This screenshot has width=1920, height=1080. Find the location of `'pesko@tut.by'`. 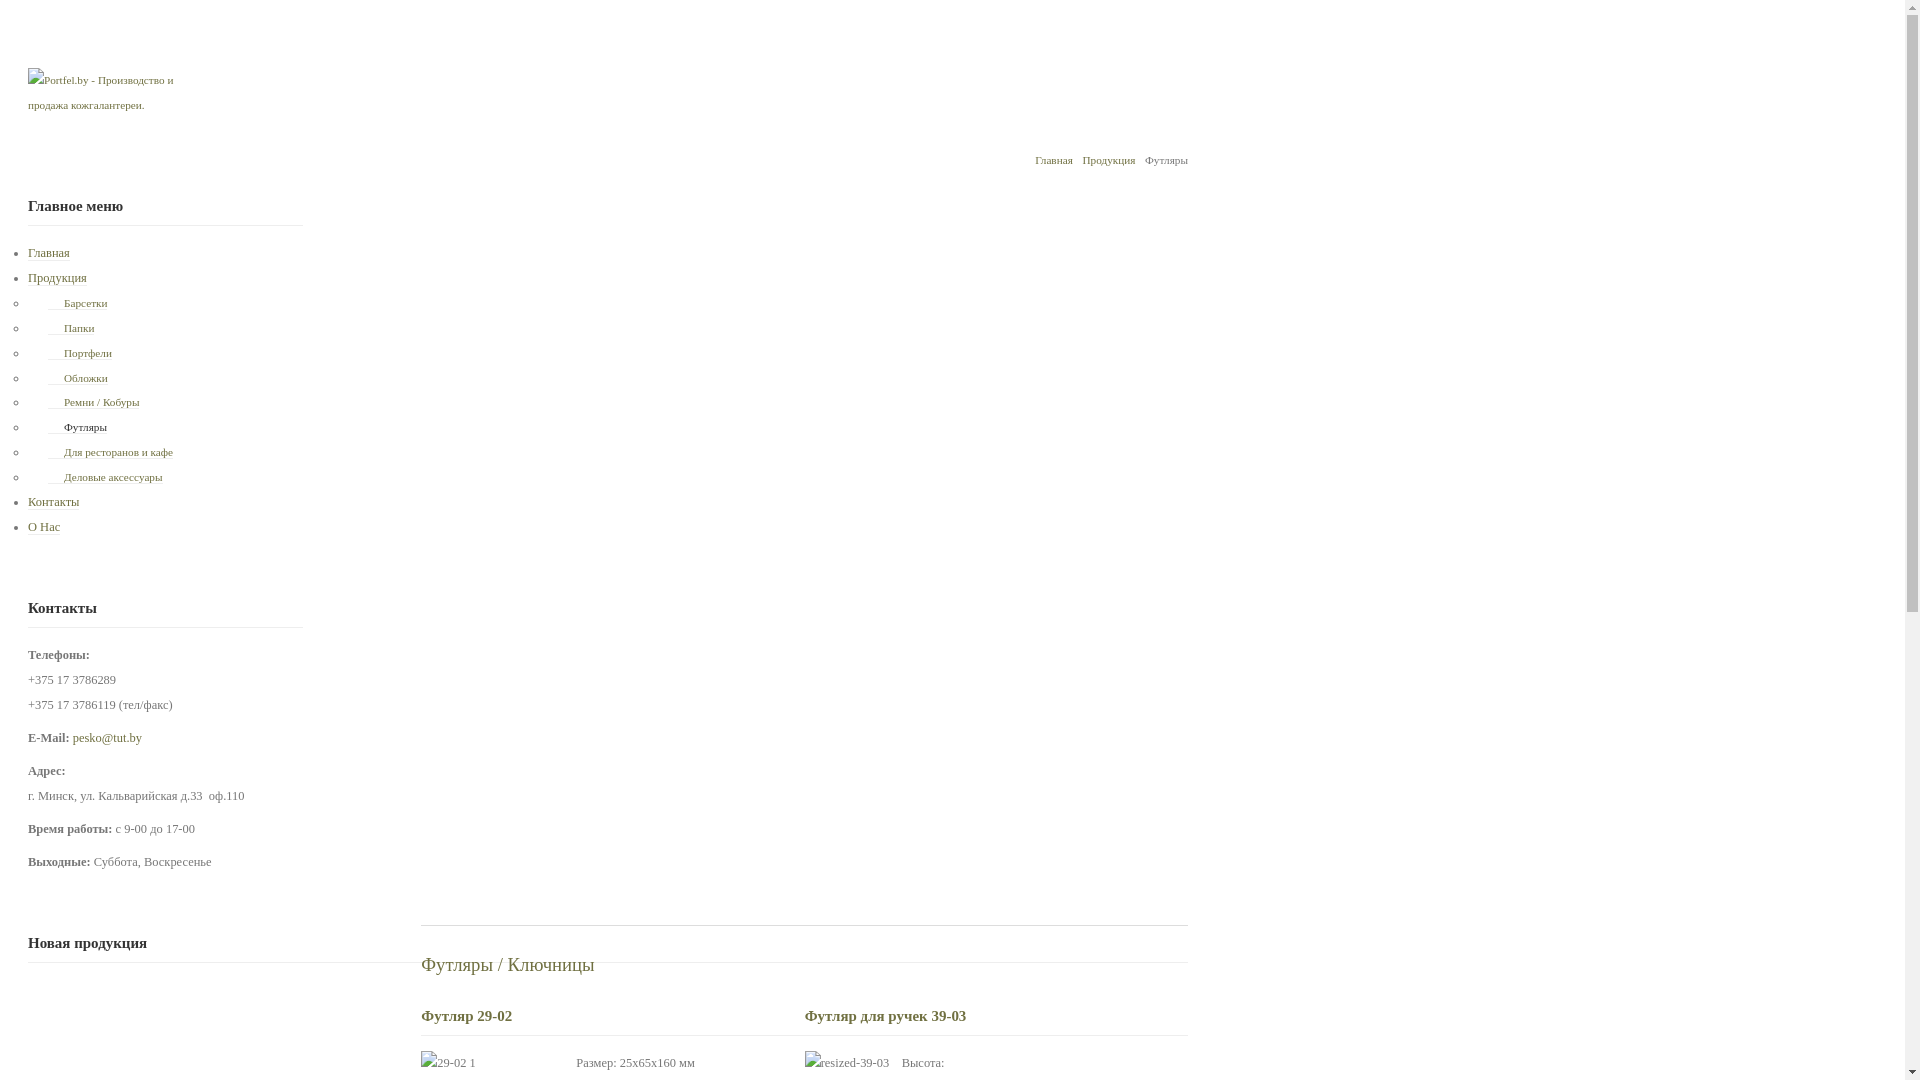

'pesko@tut.by' is located at coordinates (106, 737).